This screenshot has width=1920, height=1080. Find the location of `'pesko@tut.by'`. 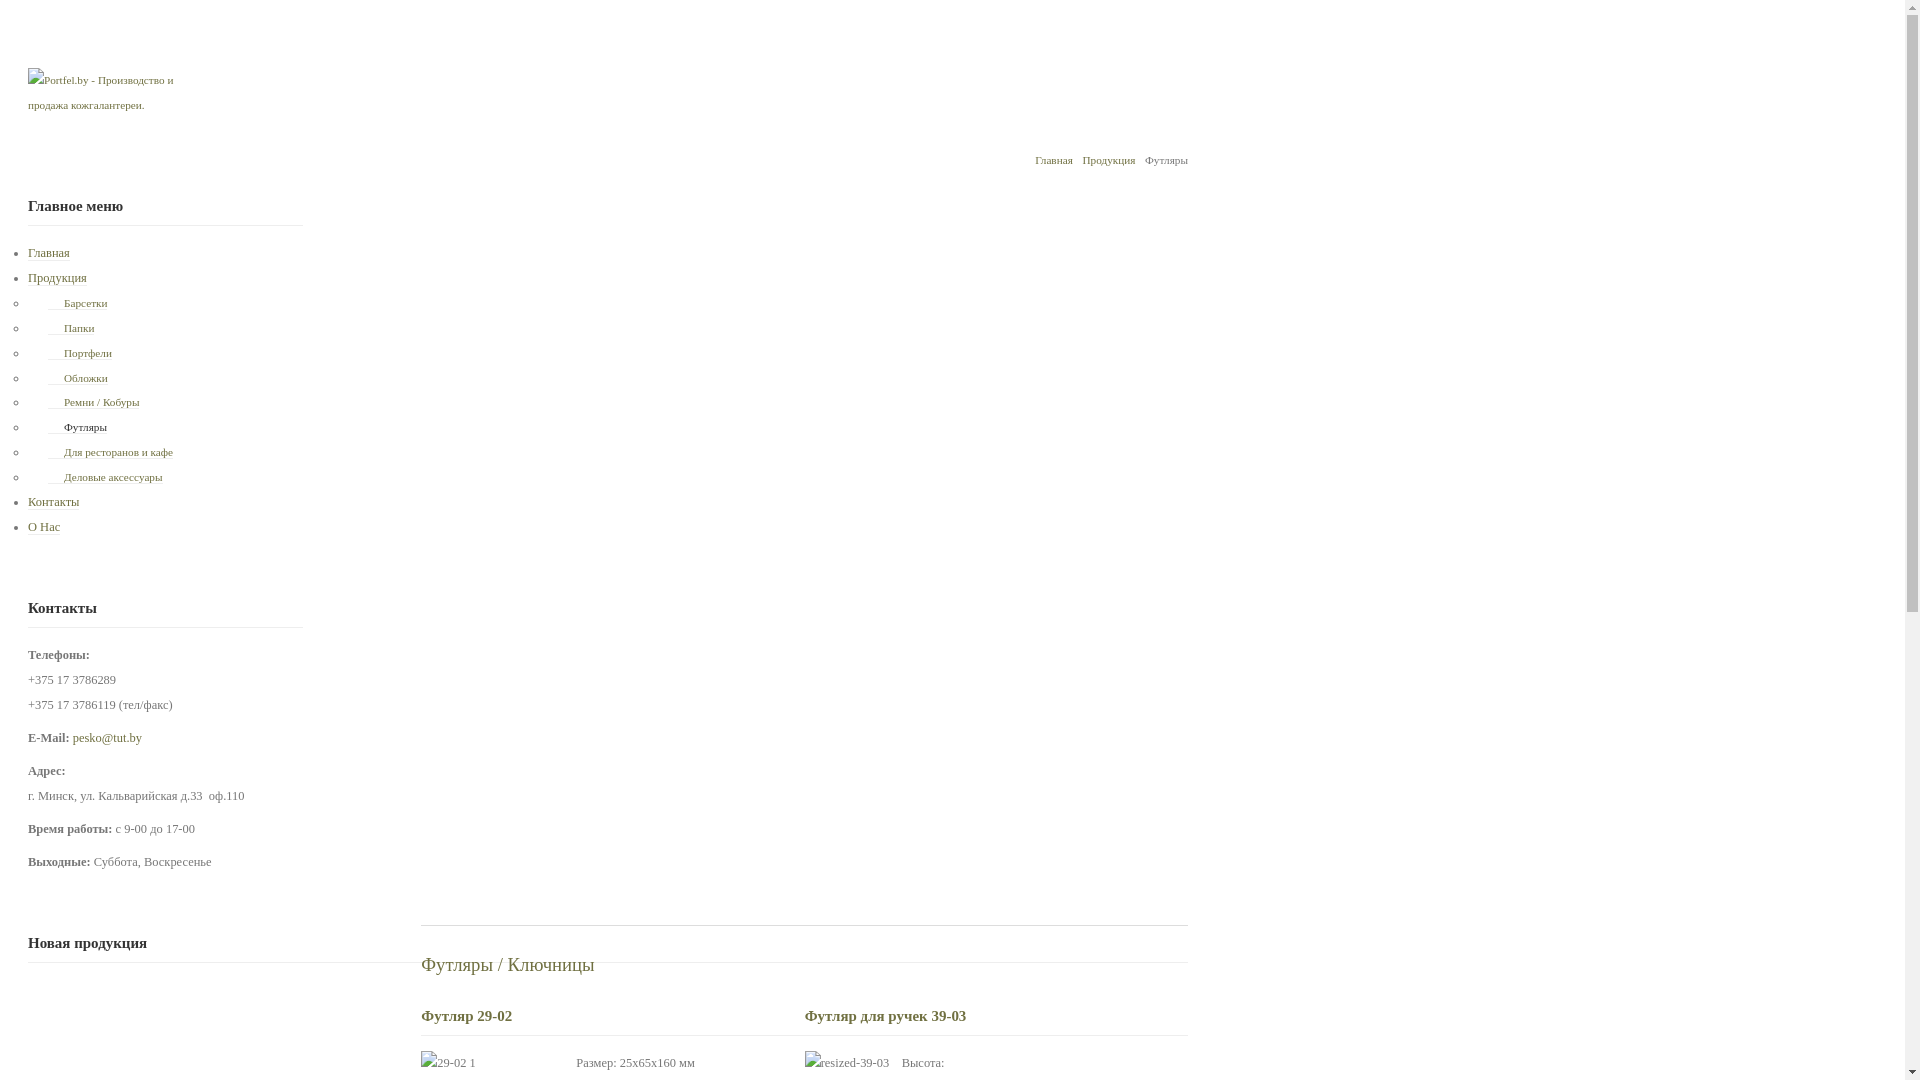

'pesko@tut.by' is located at coordinates (106, 737).